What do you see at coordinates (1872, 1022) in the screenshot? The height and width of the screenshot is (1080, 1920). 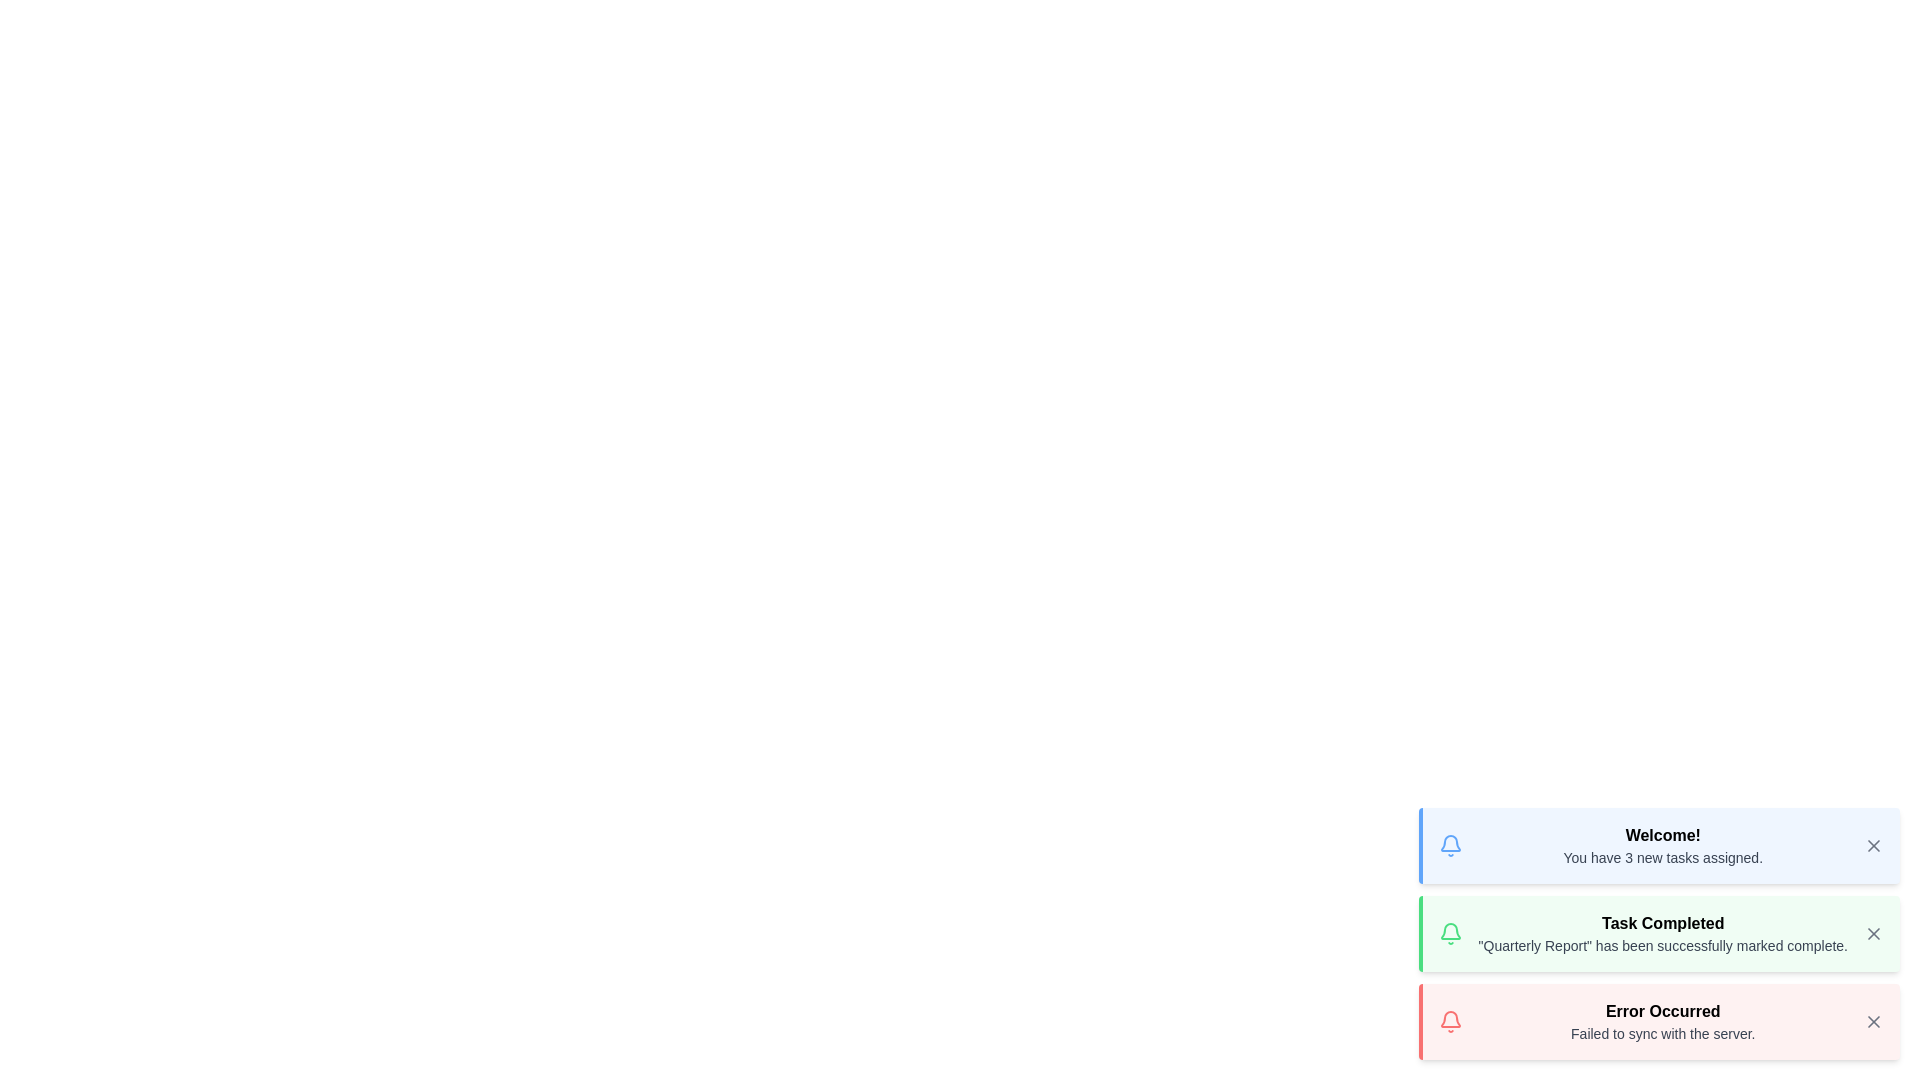 I see `the close button located at the top-right corner of the 'Error Occurred' notification` at bounding box center [1872, 1022].